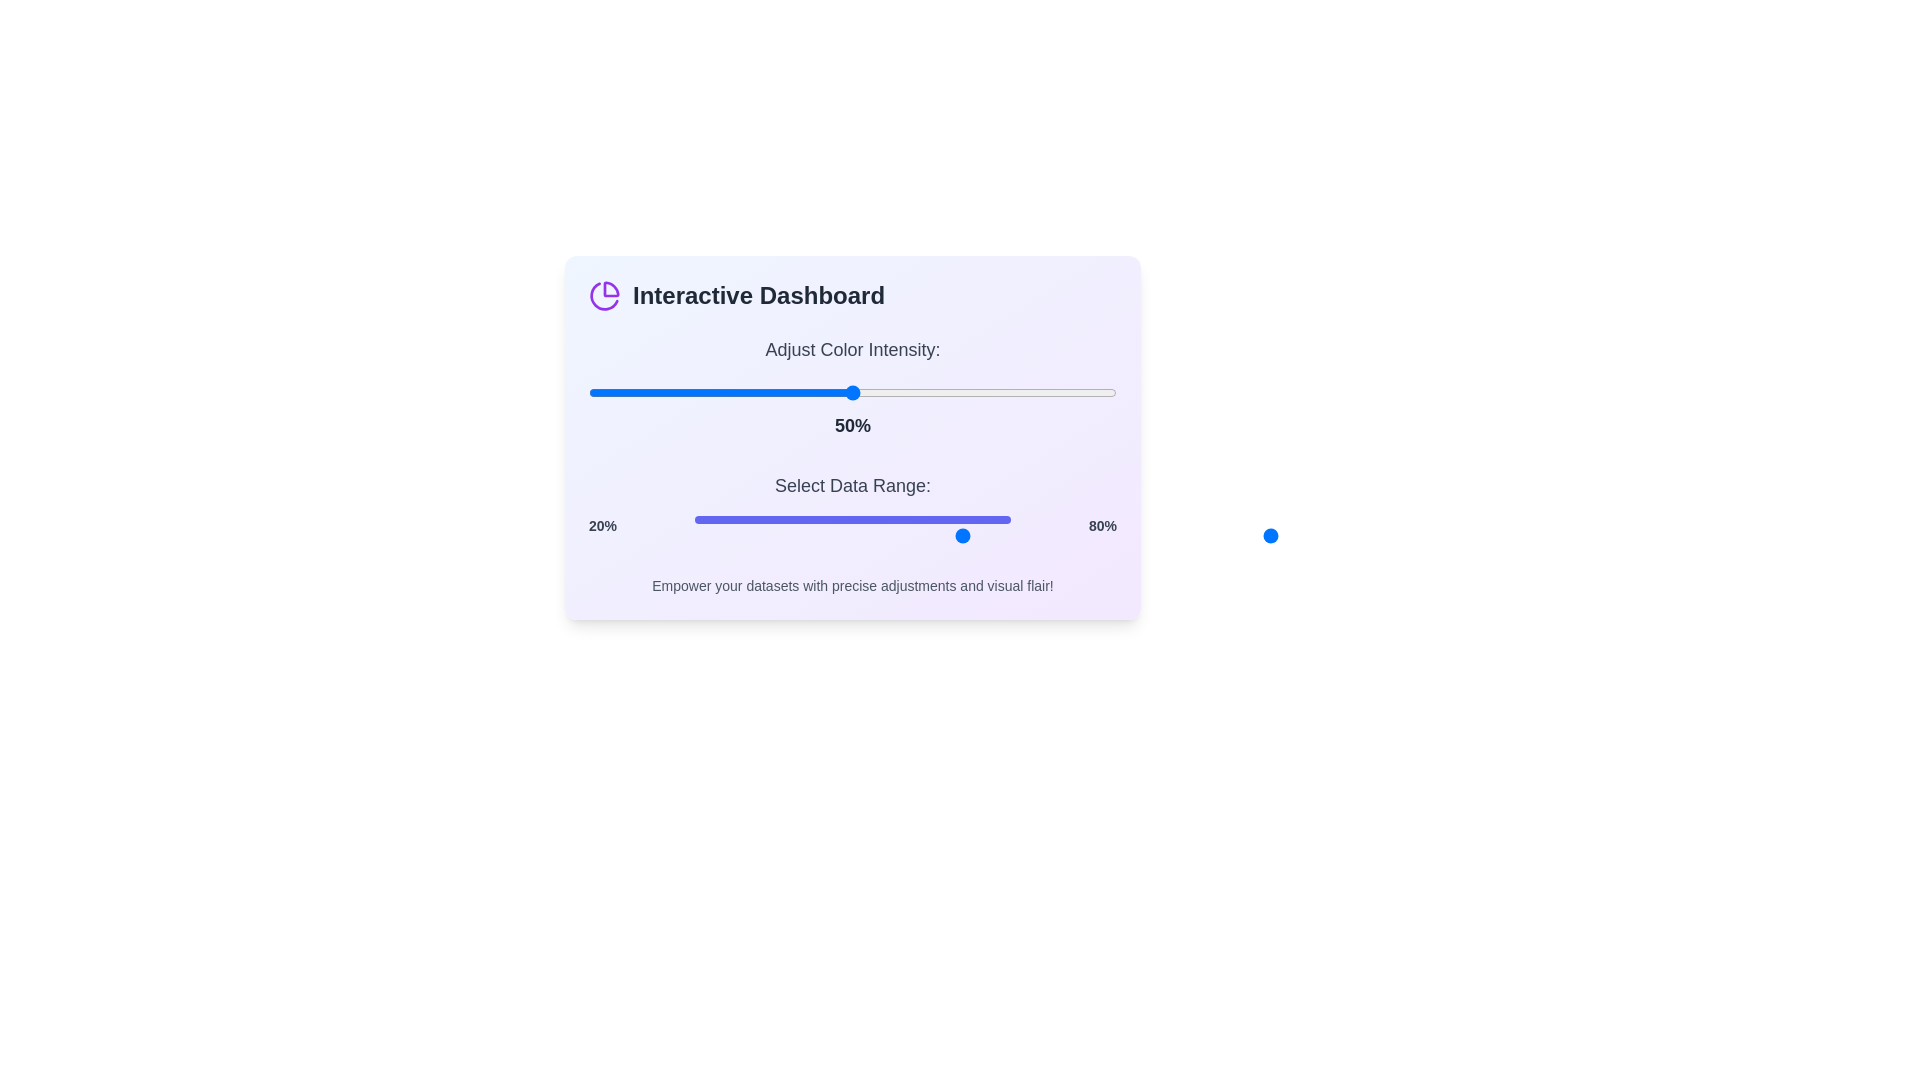 Image resolution: width=1920 pixels, height=1080 pixels. Describe the element at coordinates (853, 519) in the screenshot. I see `the progress bar element located underneath the 'Select Data Range:' label, which is a narrow horizontal bar with a blue background and rounded ends` at that location.